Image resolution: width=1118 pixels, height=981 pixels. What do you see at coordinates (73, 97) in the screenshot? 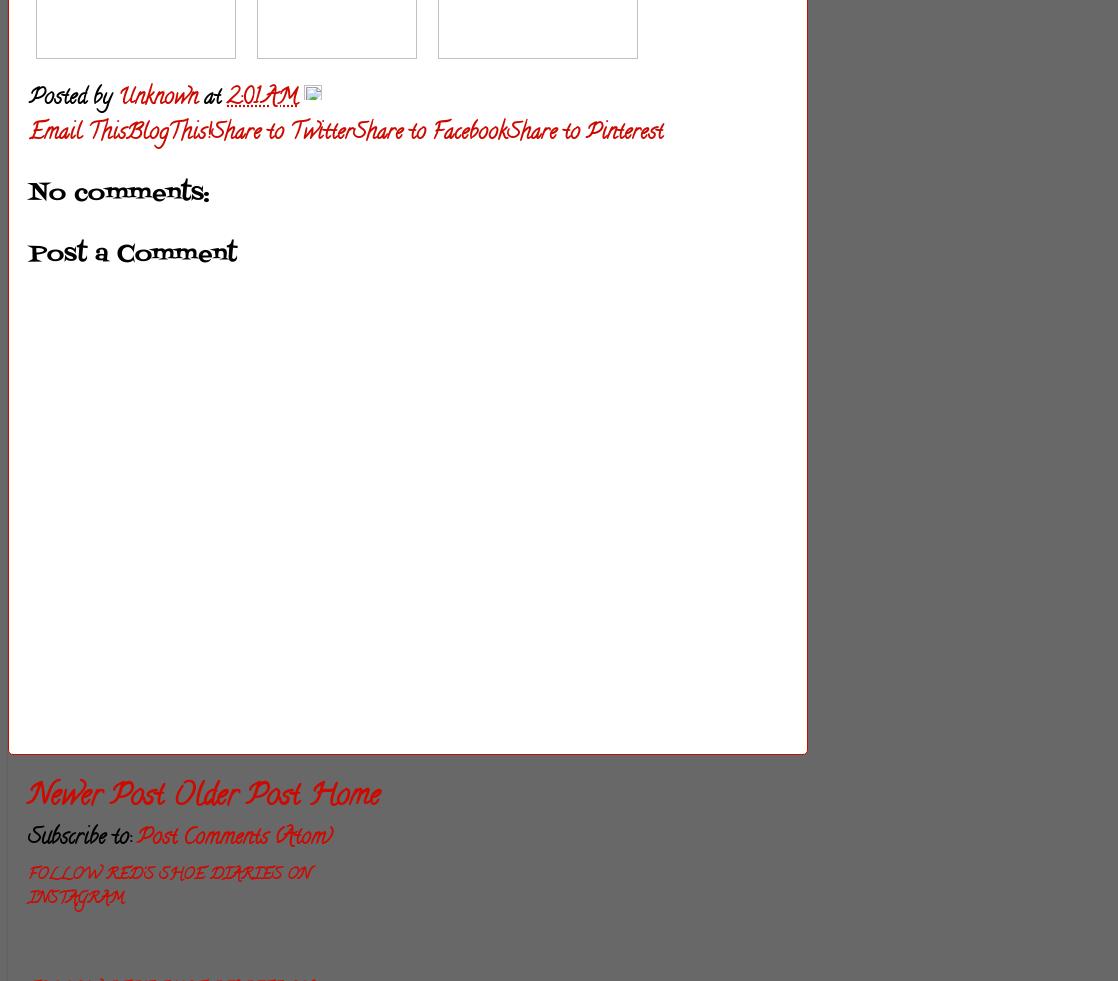
I see `'Posted by'` at bounding box center [73, 97].